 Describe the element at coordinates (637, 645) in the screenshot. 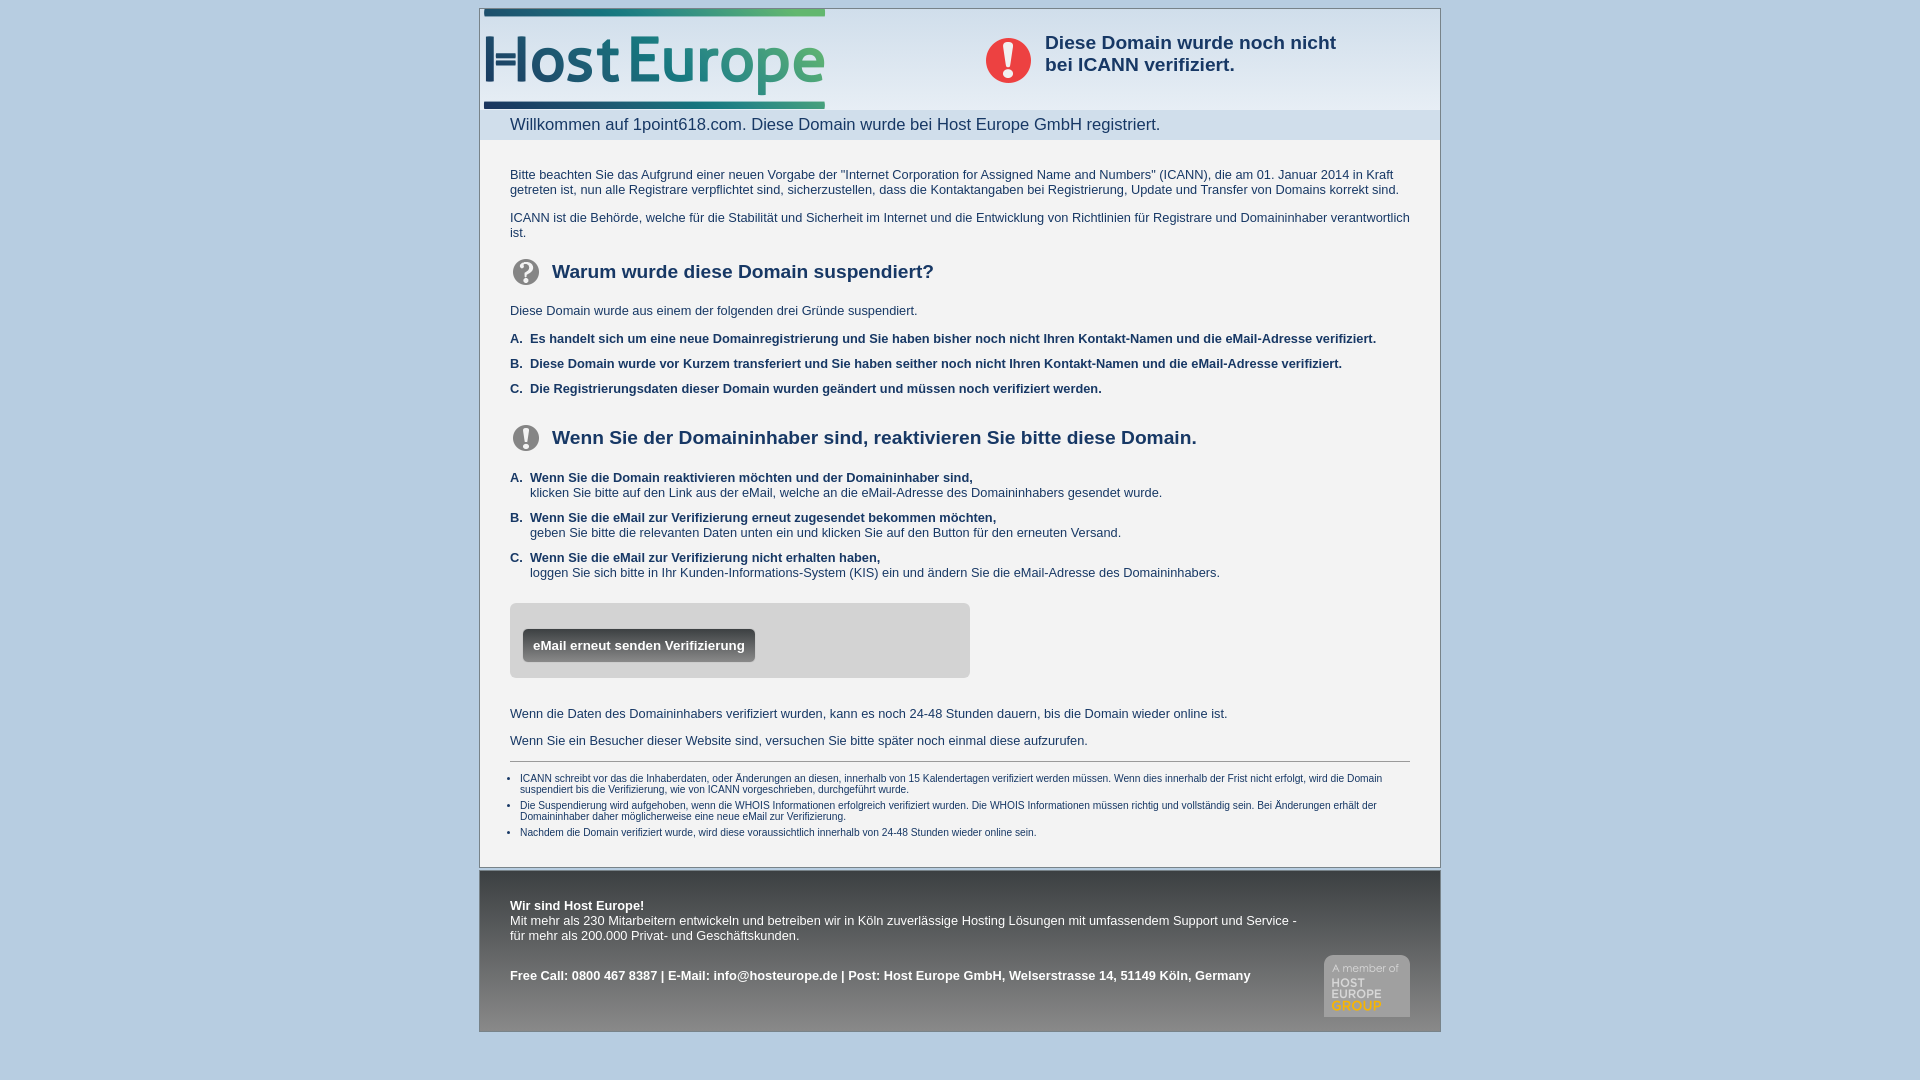

I see `'eMail erneut senden Verifizierung'` at that location.